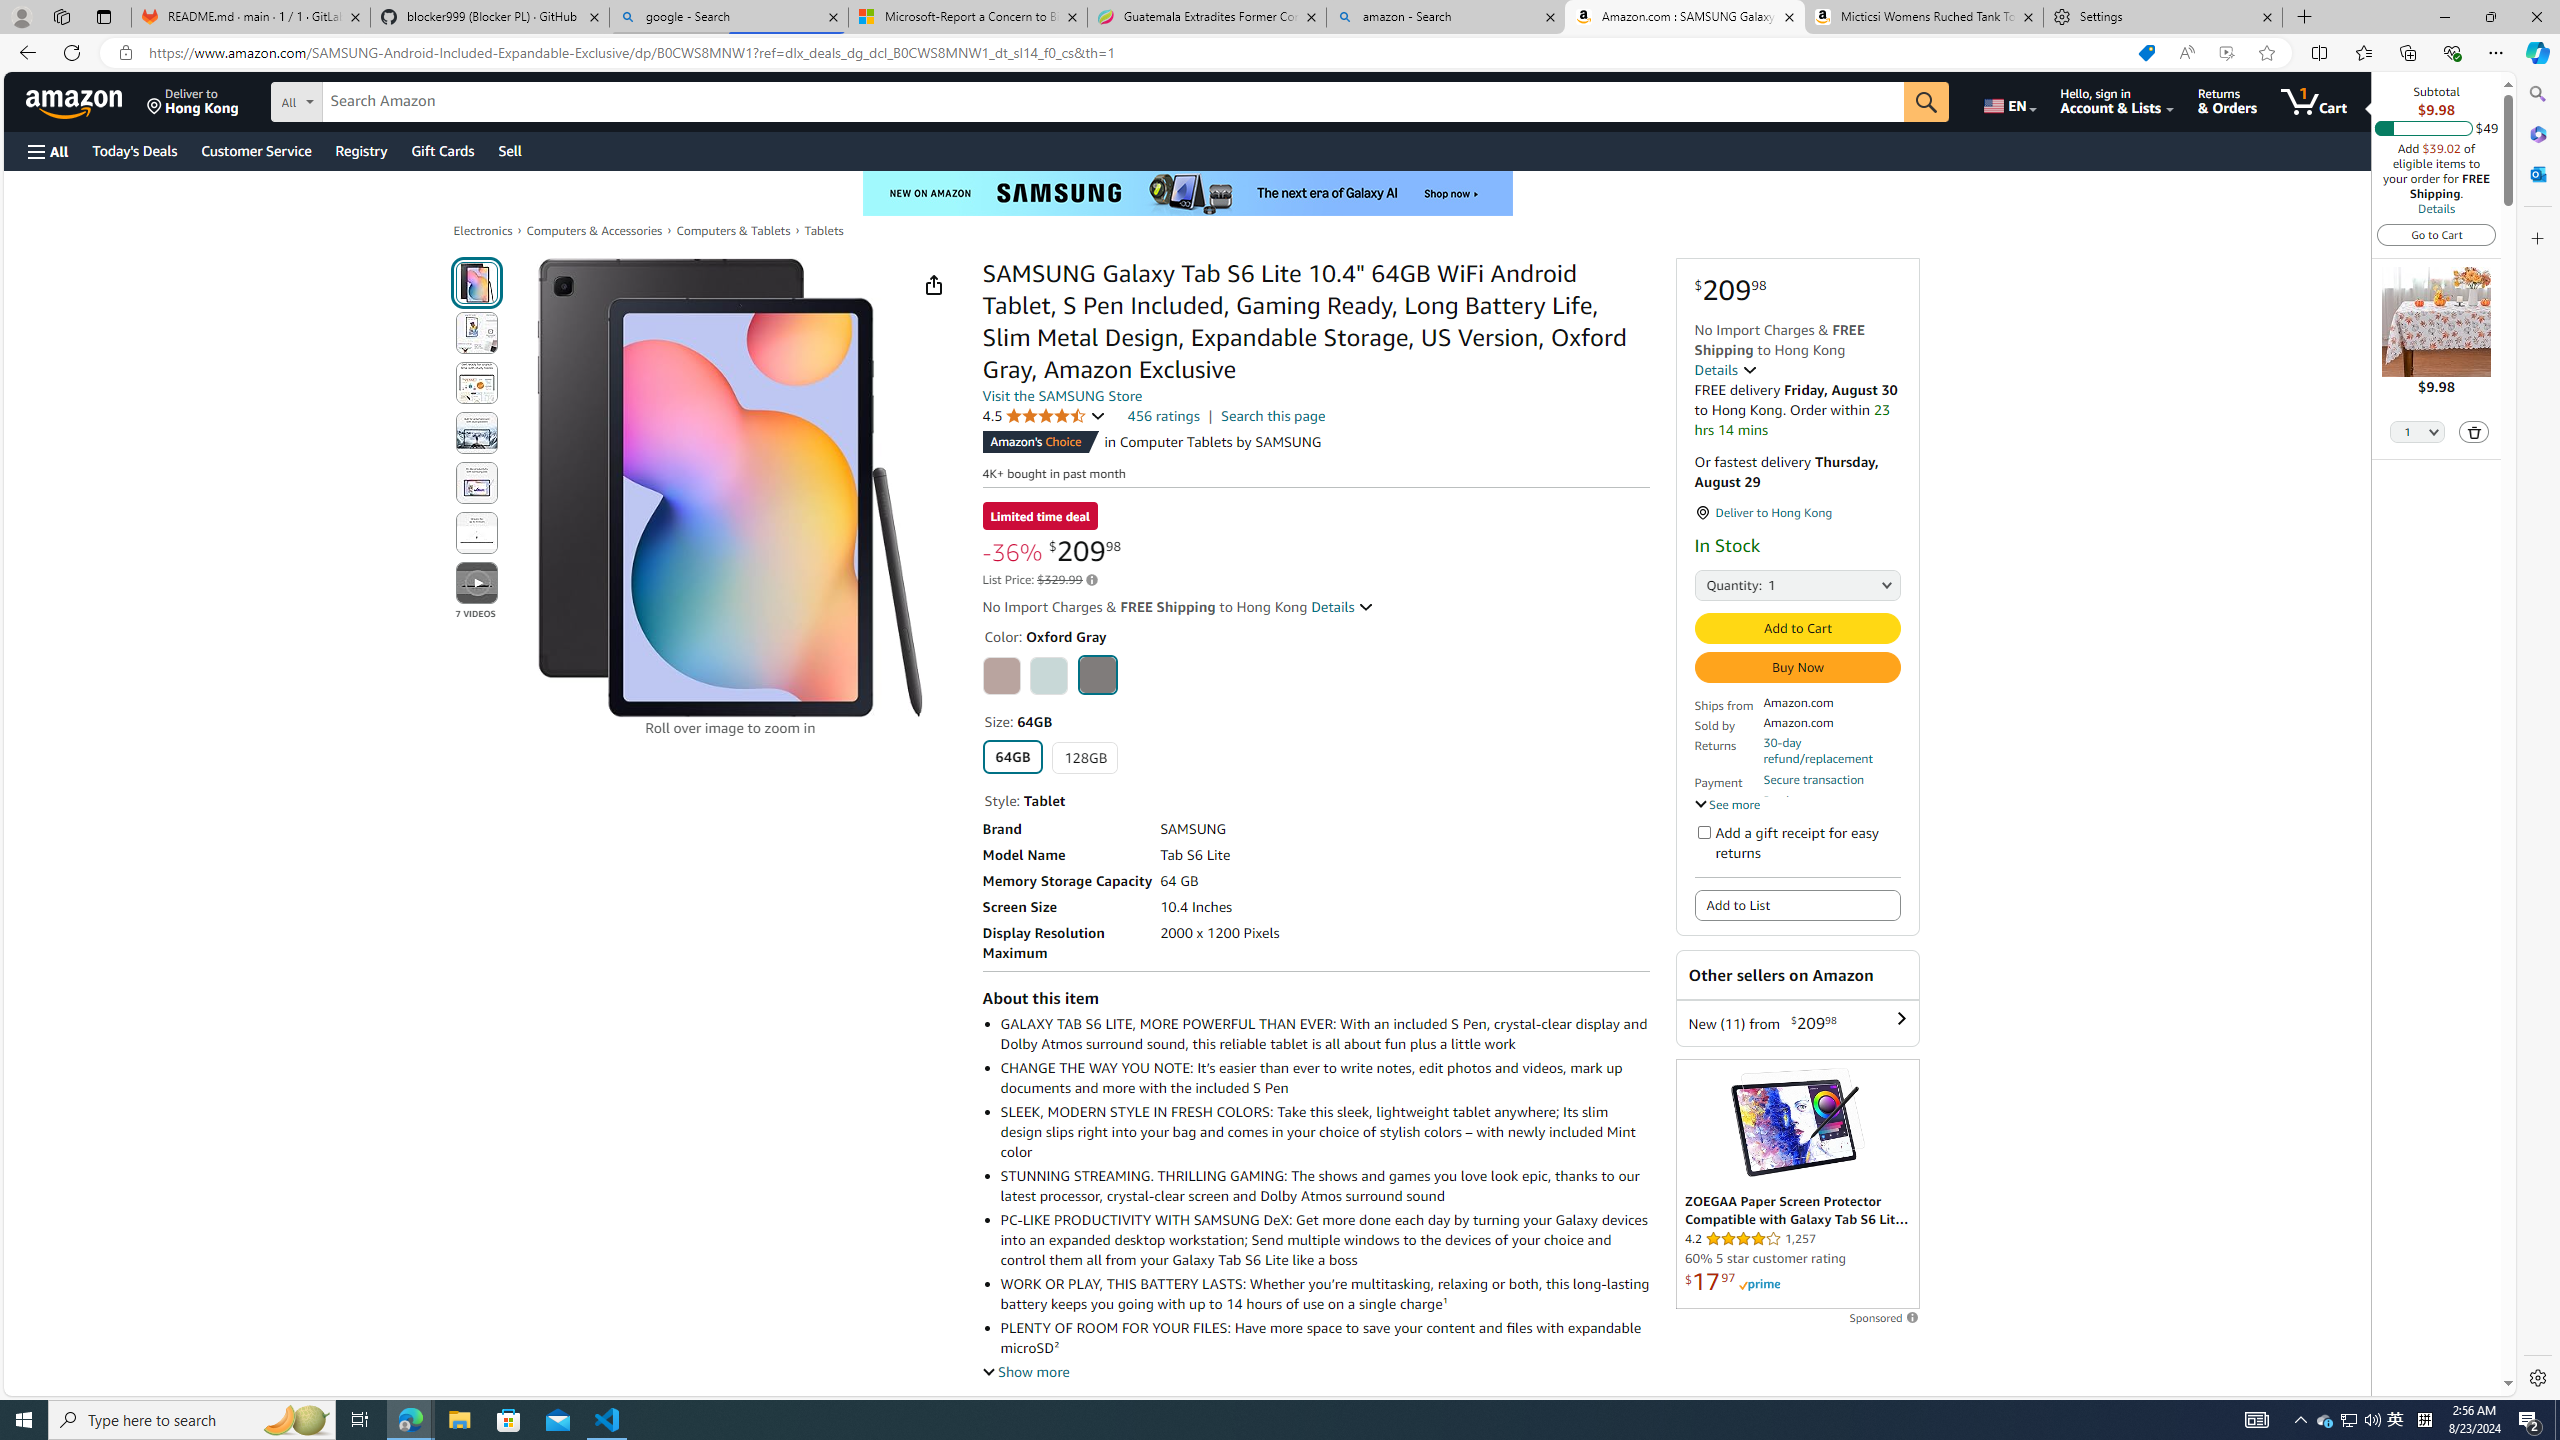 This screenshot has height=1440, width=2560. Describe the element at coordinates (1026, 1371) in the screenshot. I see `'Show more'` at that location.